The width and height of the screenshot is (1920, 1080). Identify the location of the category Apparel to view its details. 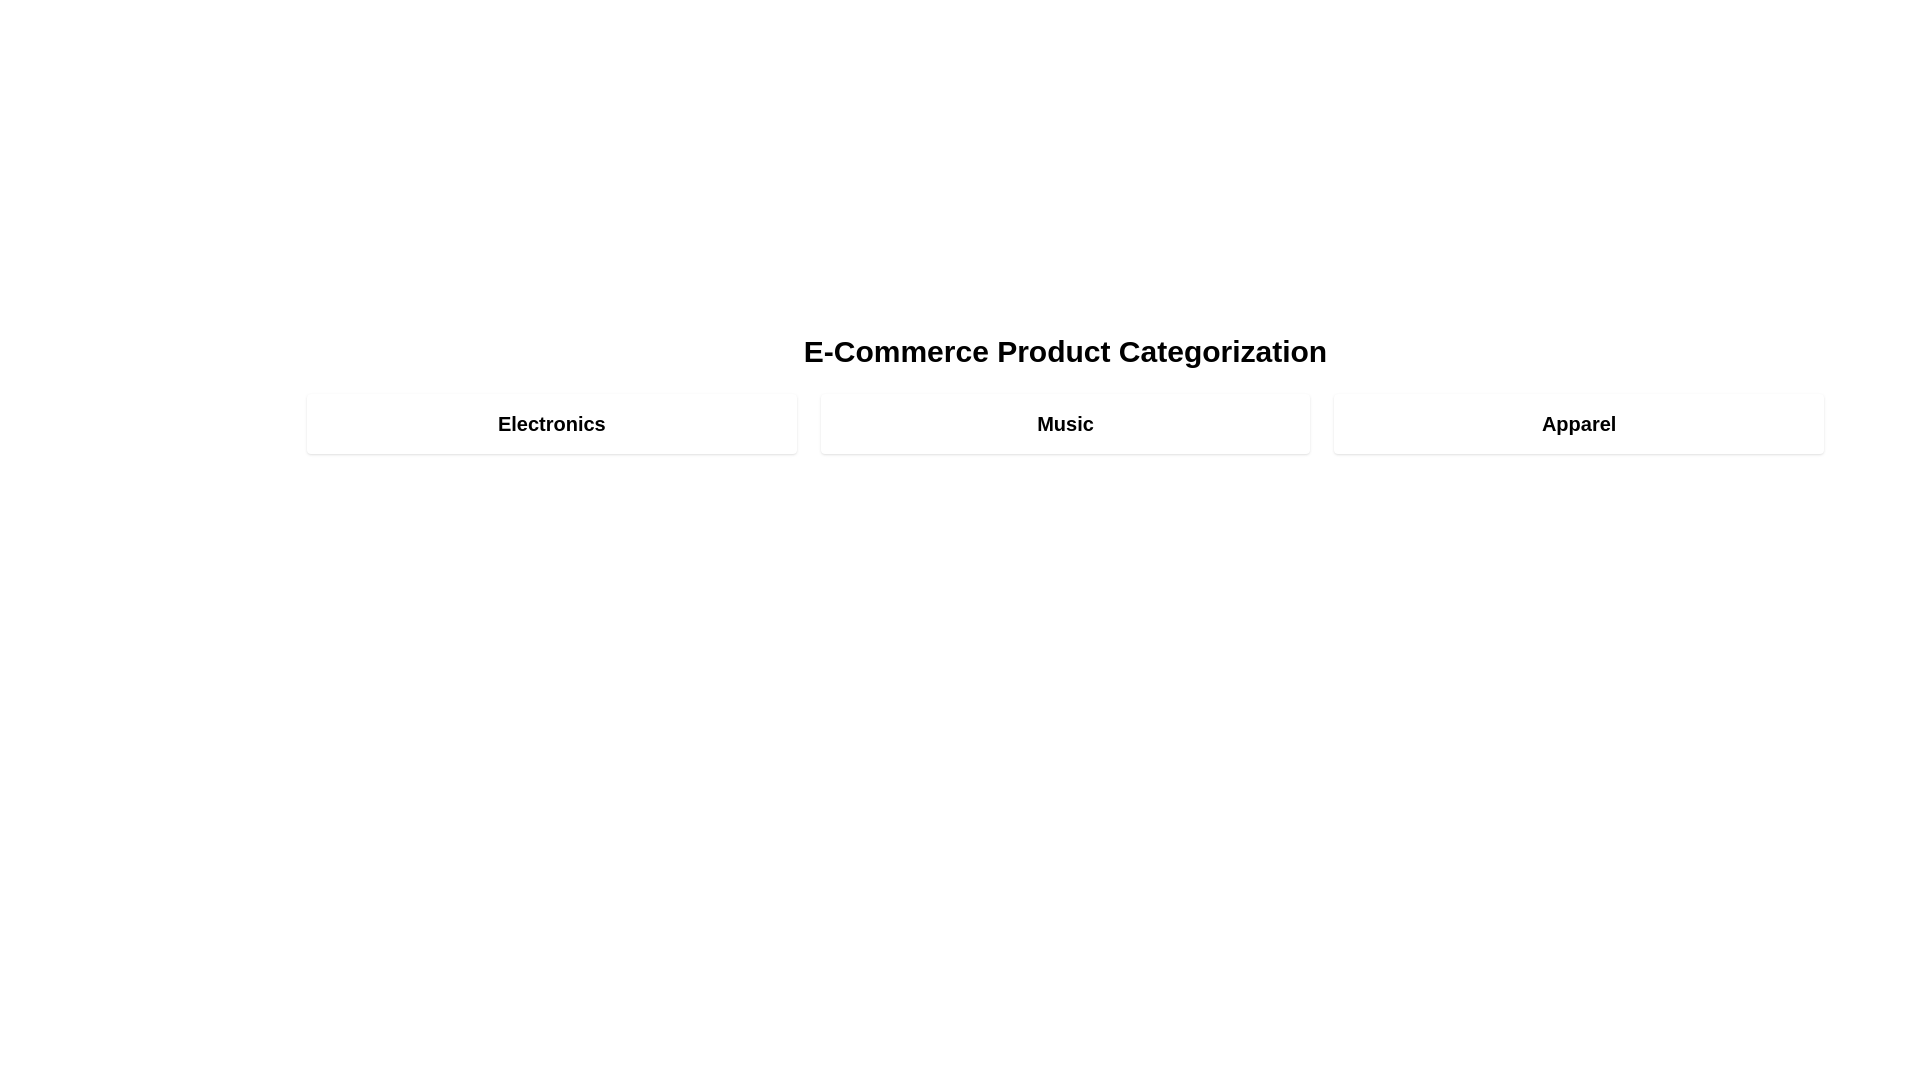
(1578, 423).